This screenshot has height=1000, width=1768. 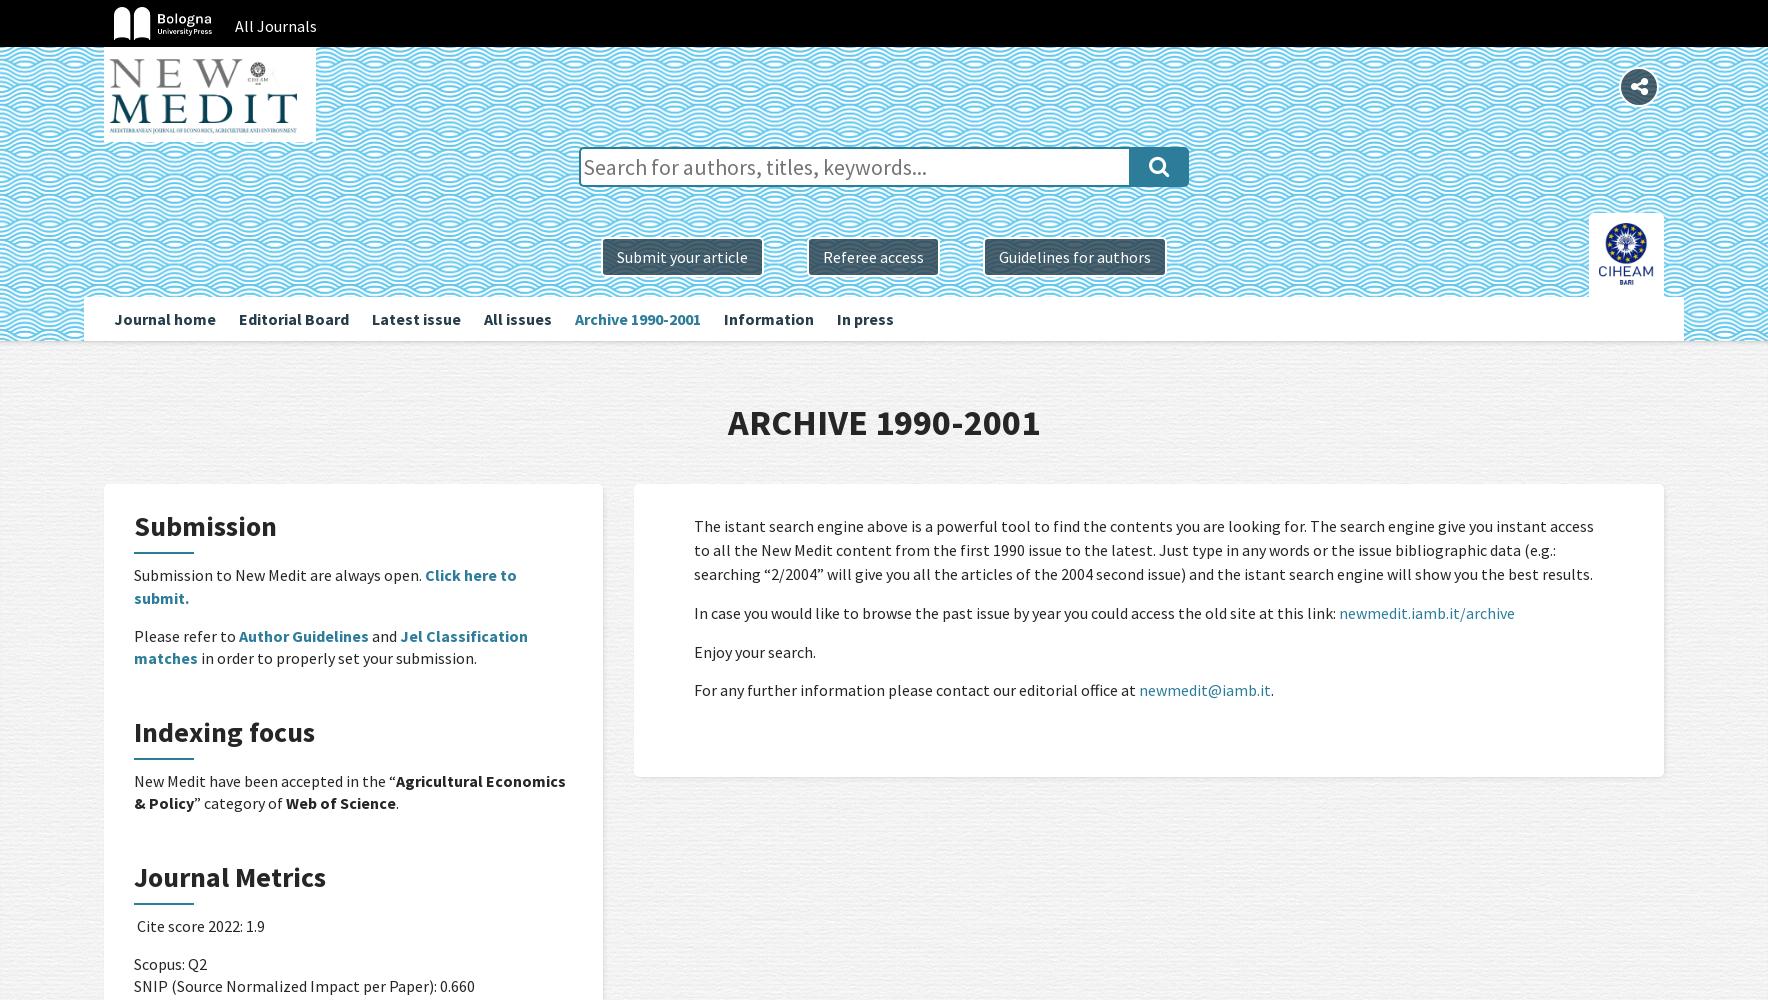 What do you see at coordinates (341, 803) in the screenshot?
I see `'Web of Science'` at bounding box center [341, 803].